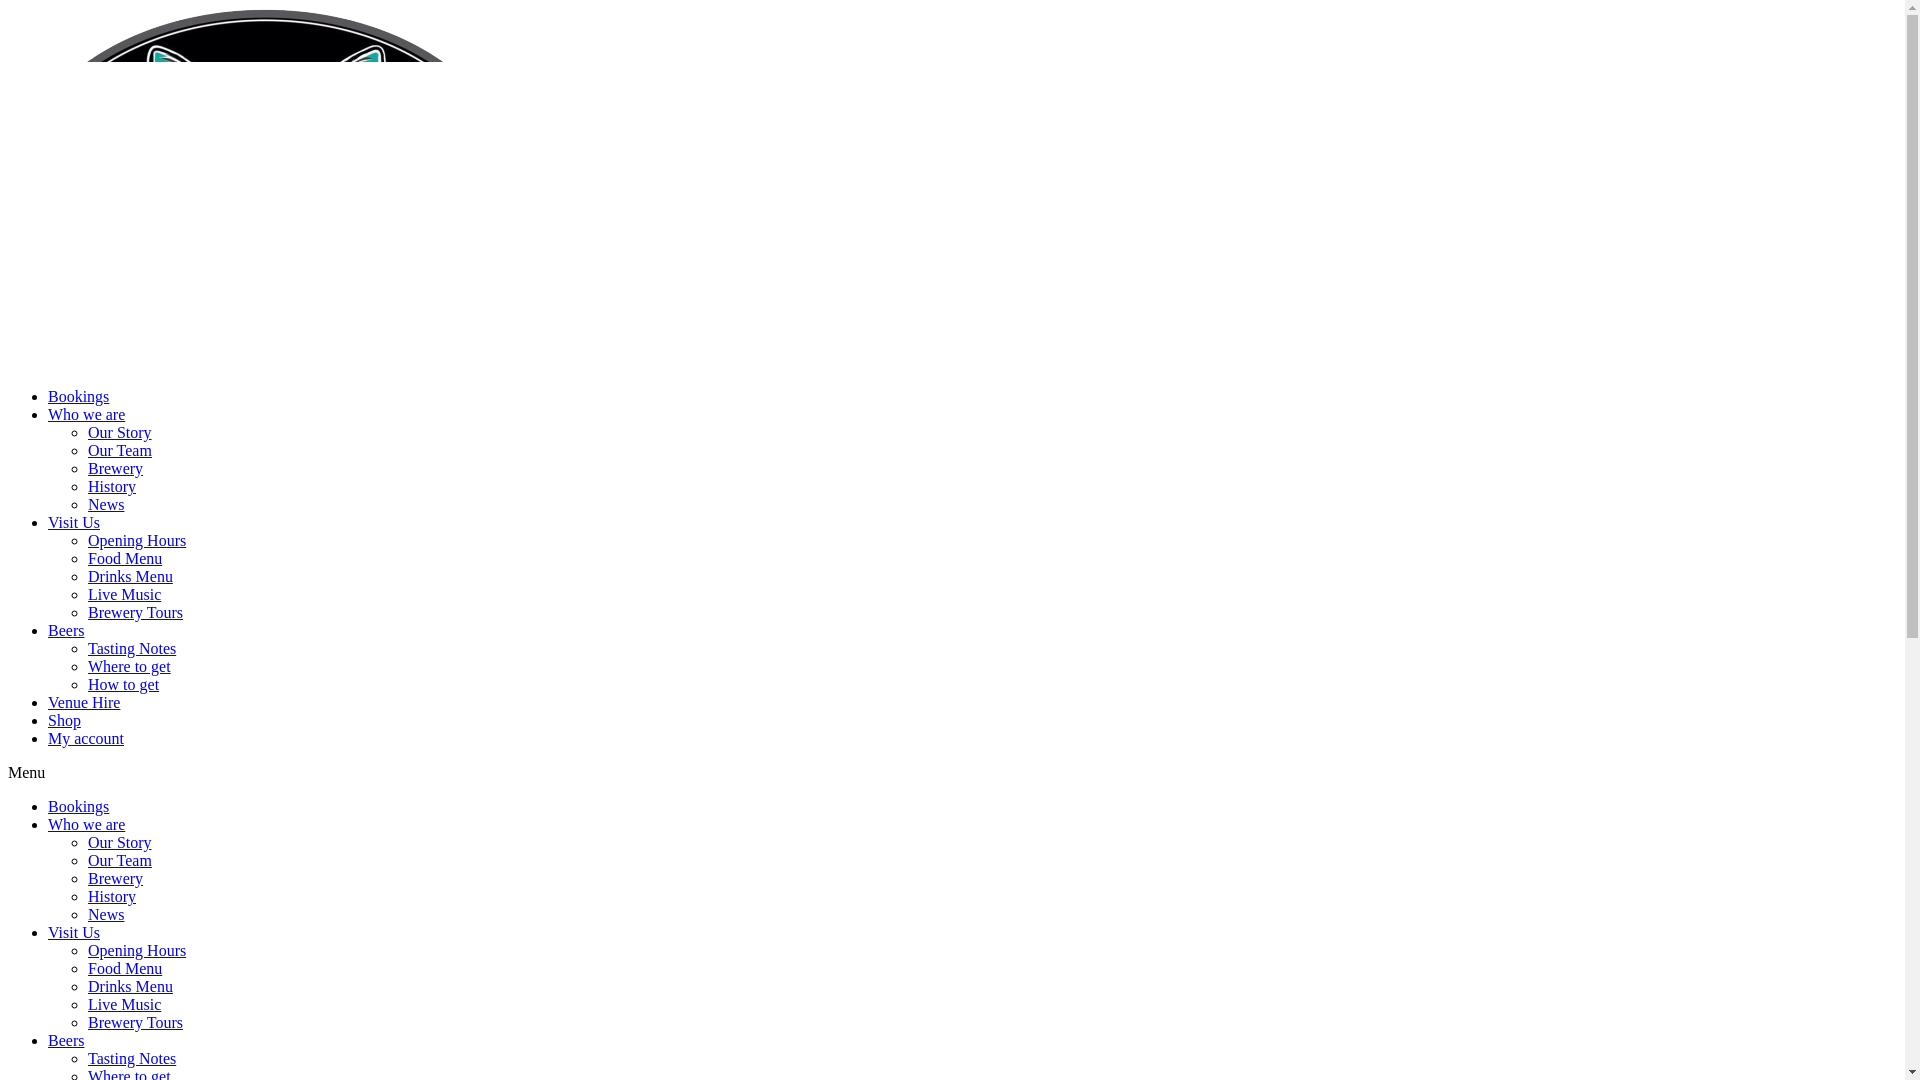 The image size is (1920, 1080). I want to click on 'Visit Us', so click(73, 521).